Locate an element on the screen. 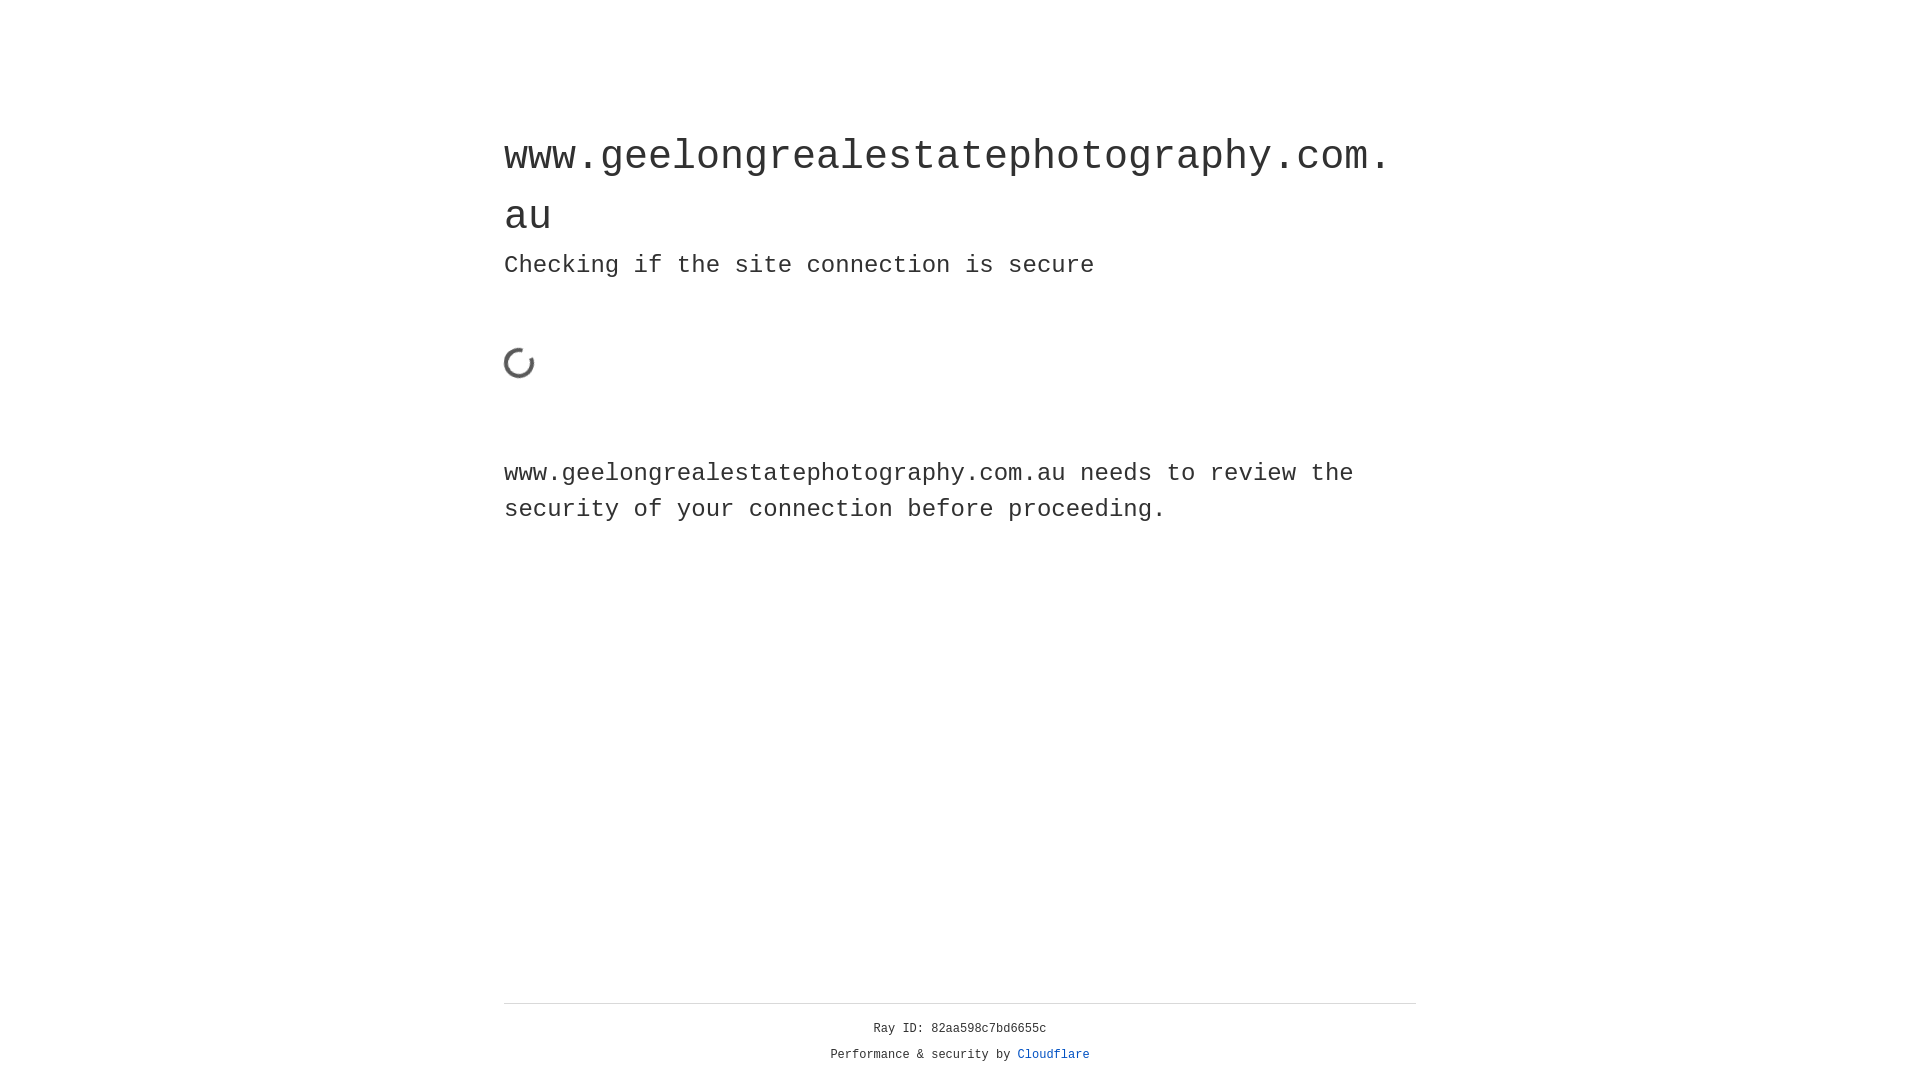 The height and width of the screenshot is (1080, 1920). 'Cloudflare' is located at coordinates (1053, 1054).